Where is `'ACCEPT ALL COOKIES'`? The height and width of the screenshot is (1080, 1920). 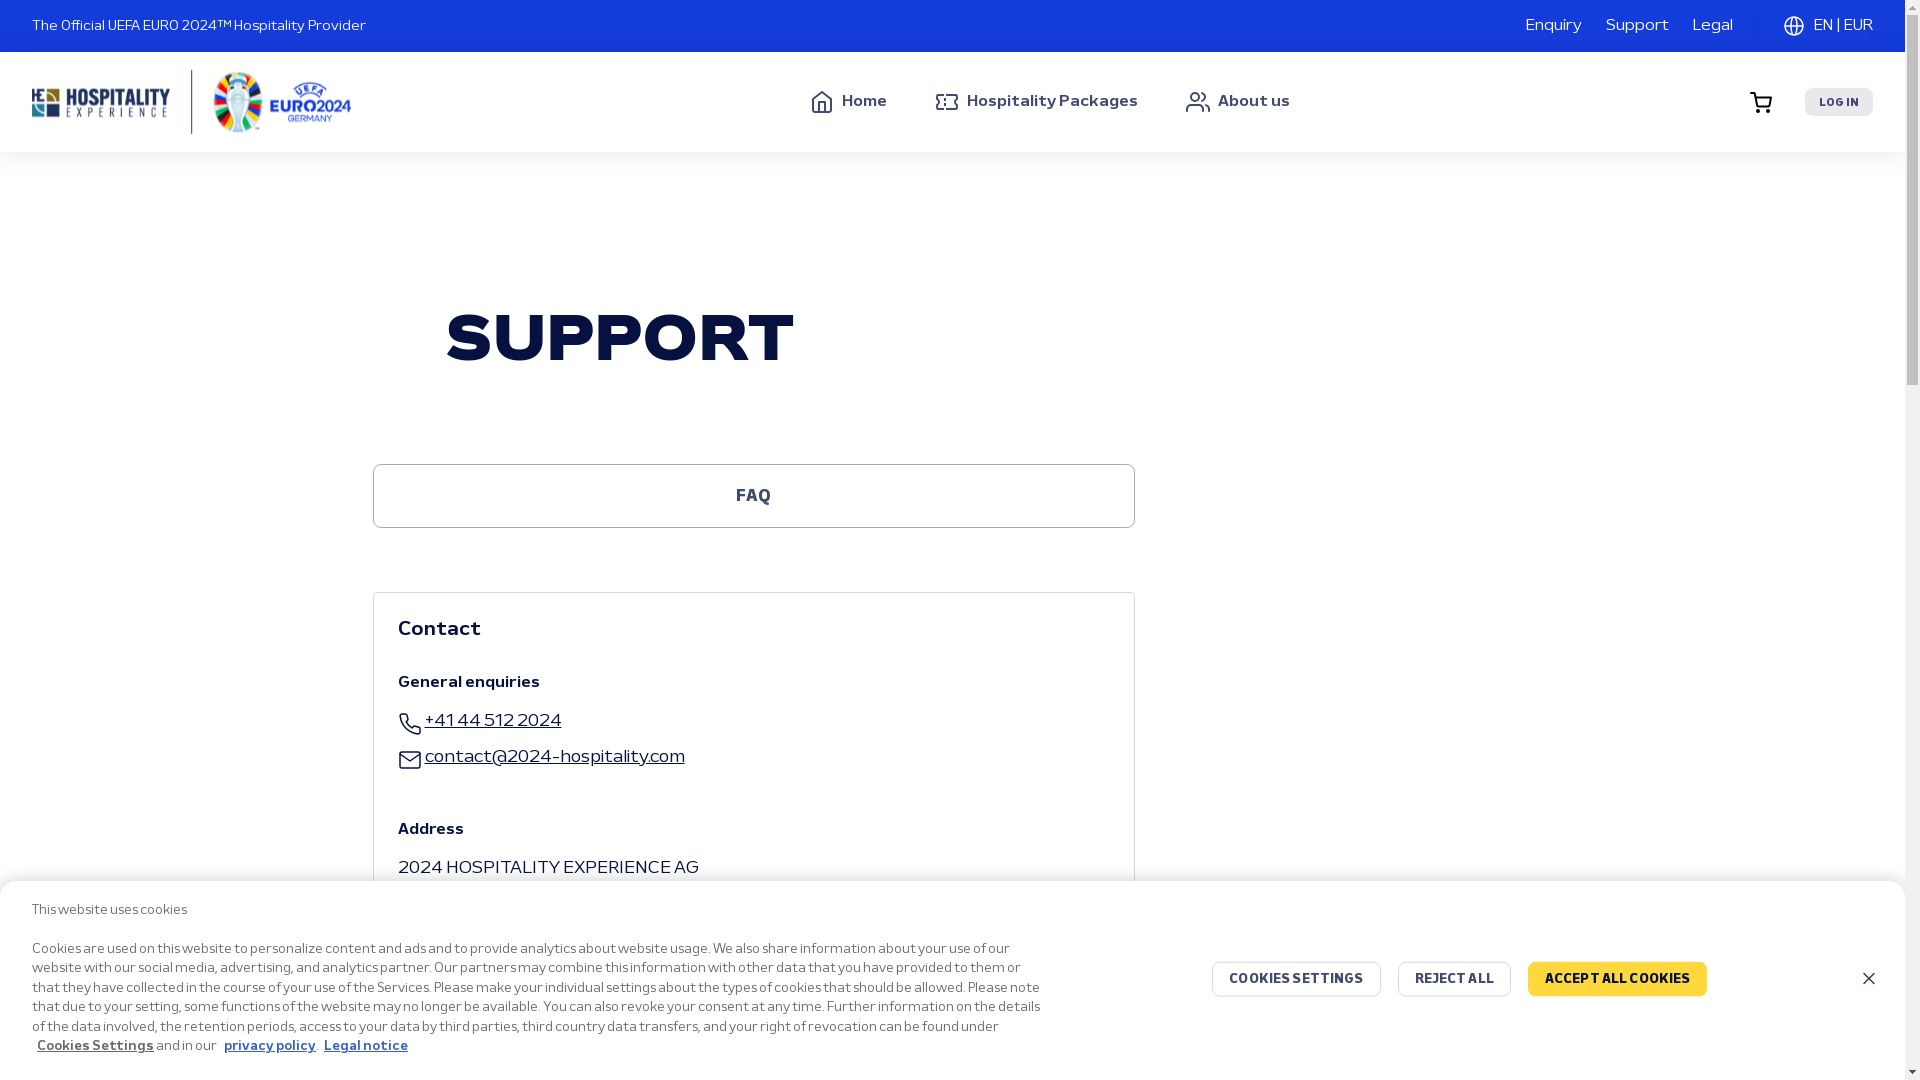
'ACCEPT ALL COOKIES' is located at coordinates (1617, 978).